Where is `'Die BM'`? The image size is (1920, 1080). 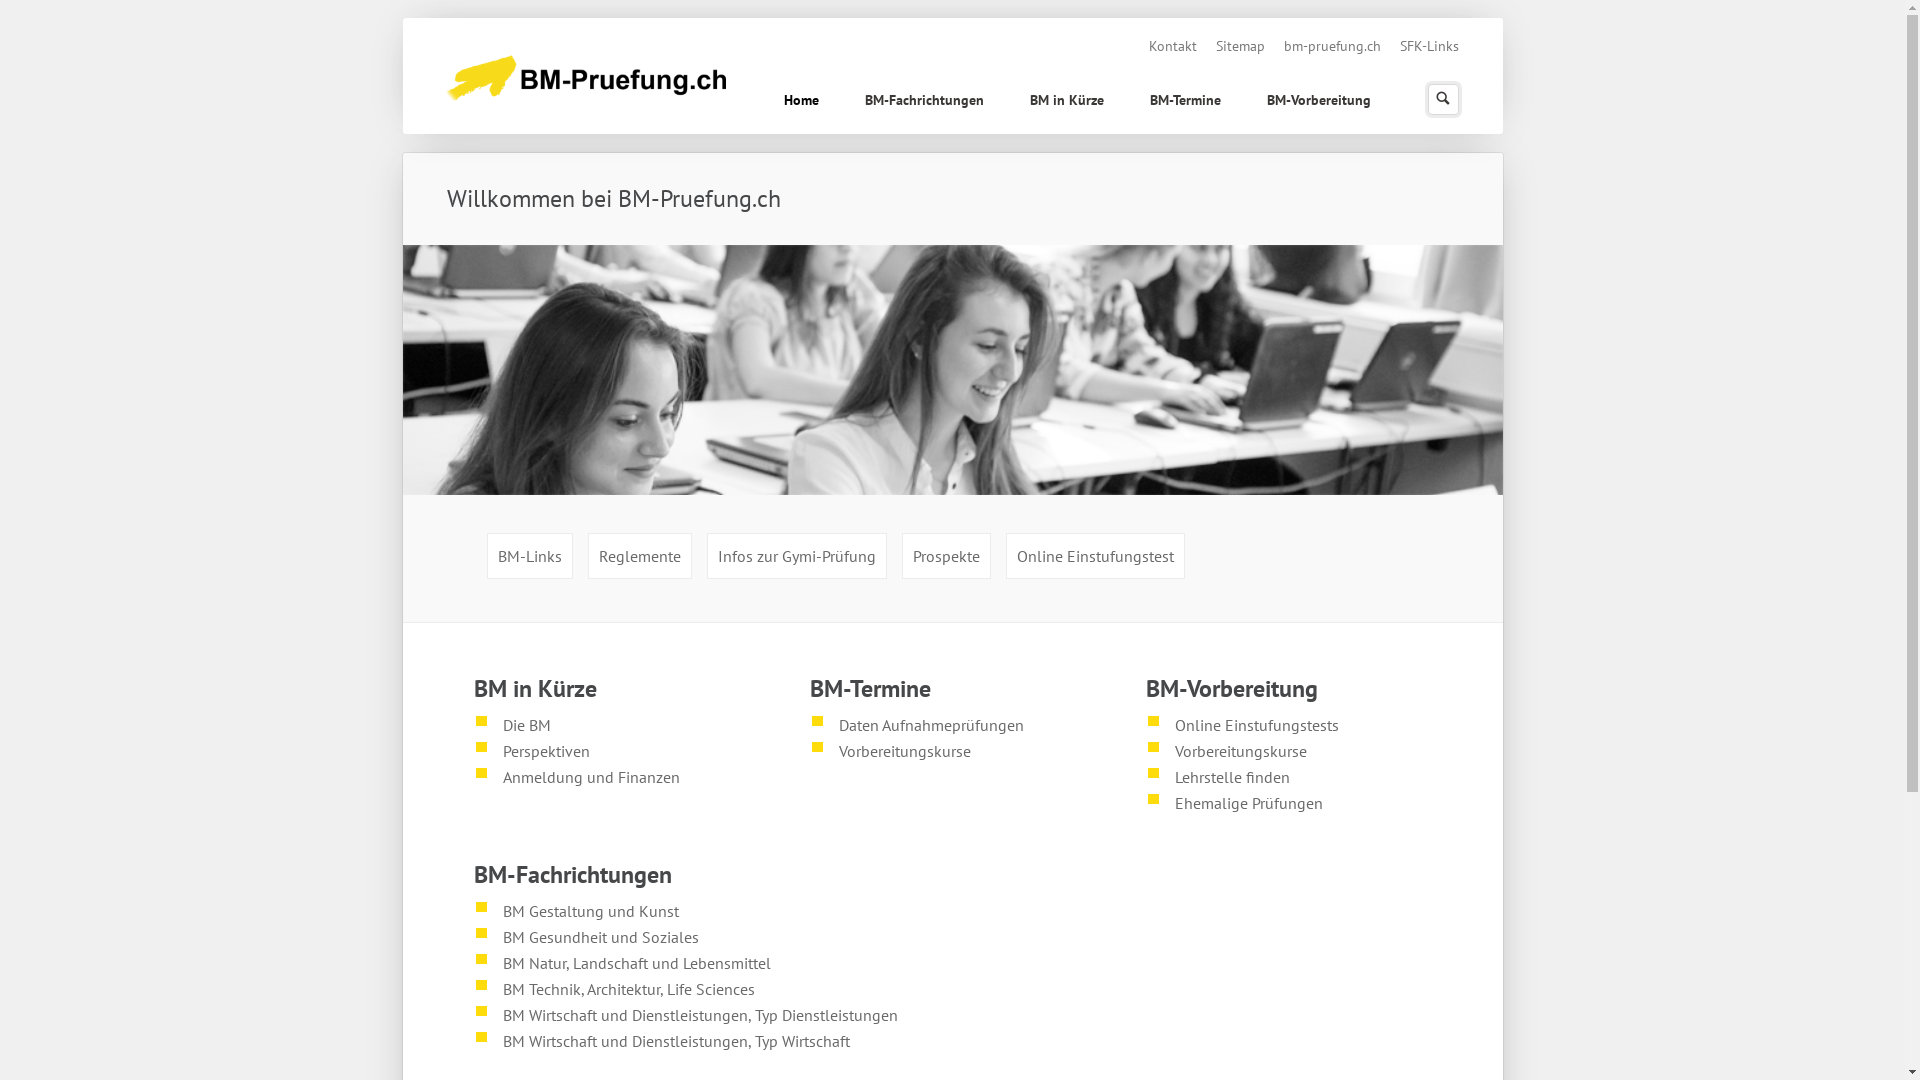 'Die BM' is located at coordinates (527, 725).